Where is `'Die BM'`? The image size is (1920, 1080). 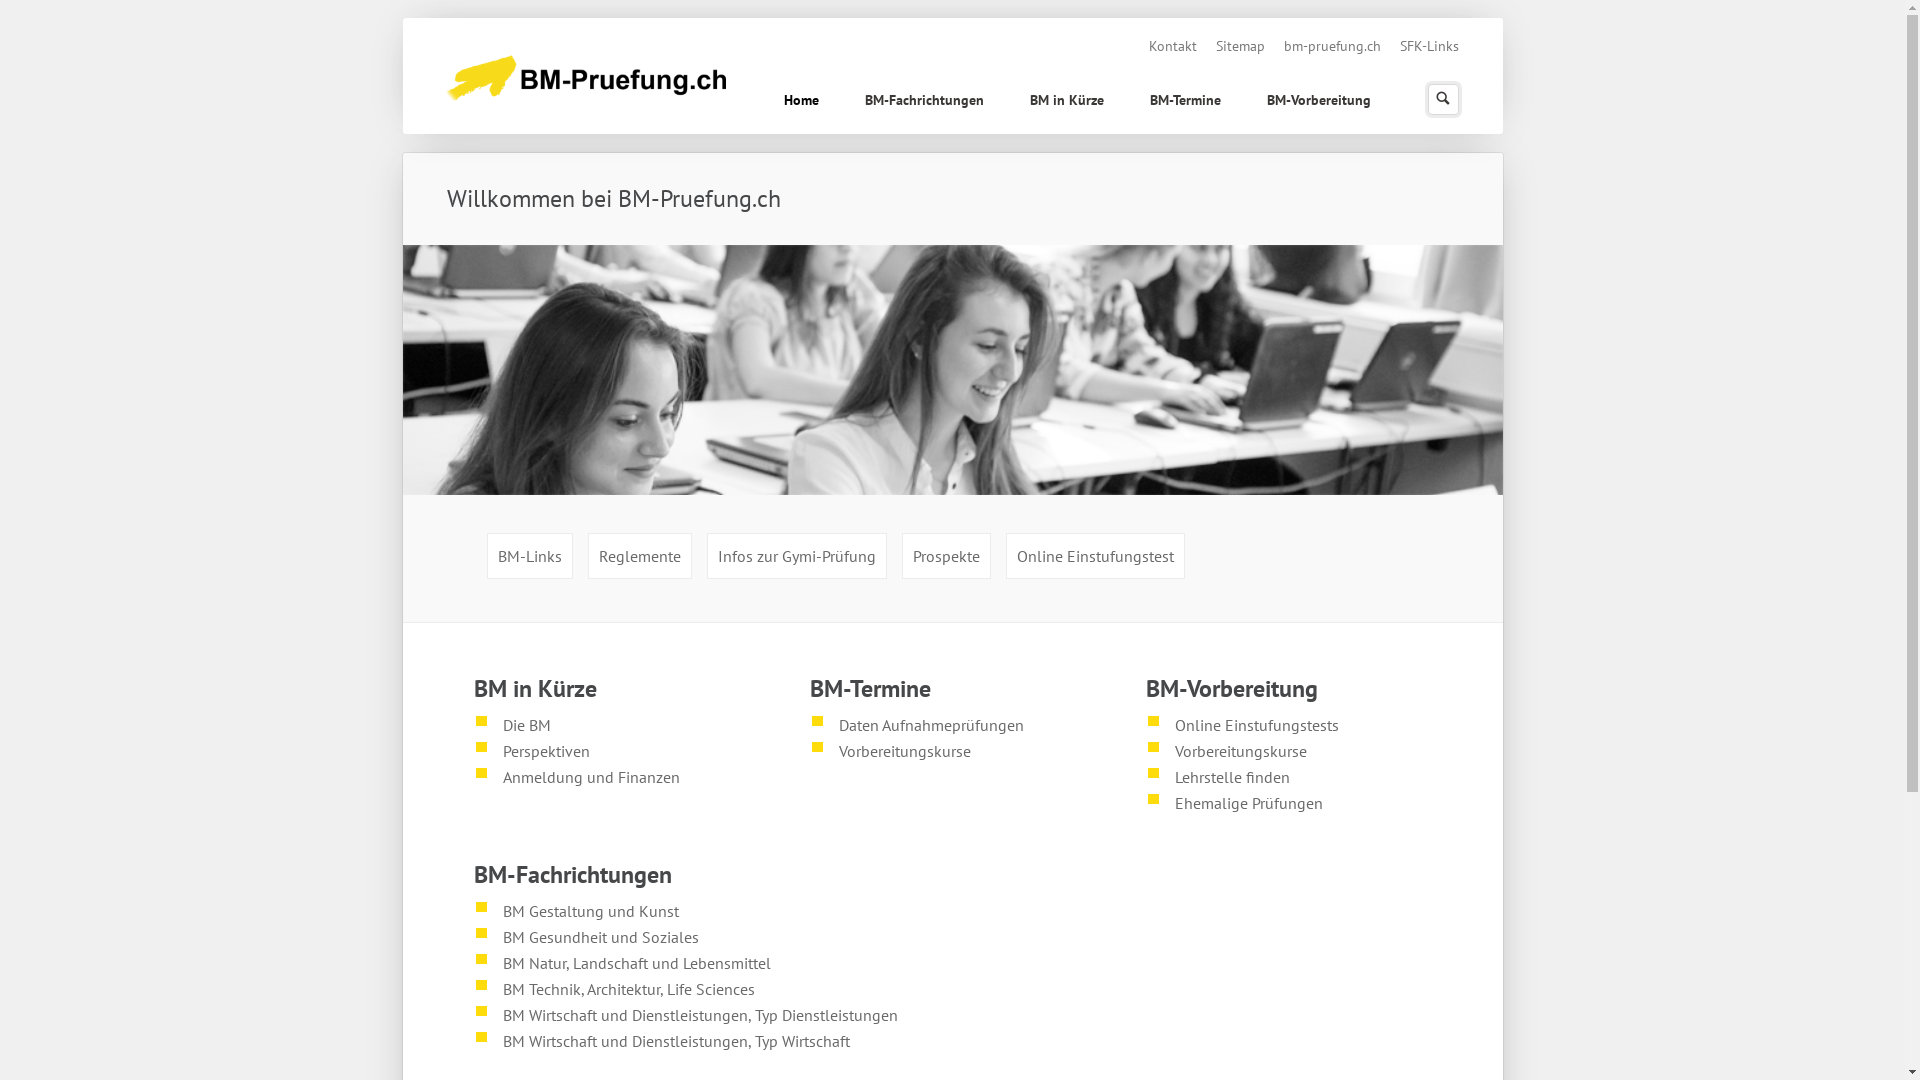 'Die BM' is located at coordinates (527, 725).